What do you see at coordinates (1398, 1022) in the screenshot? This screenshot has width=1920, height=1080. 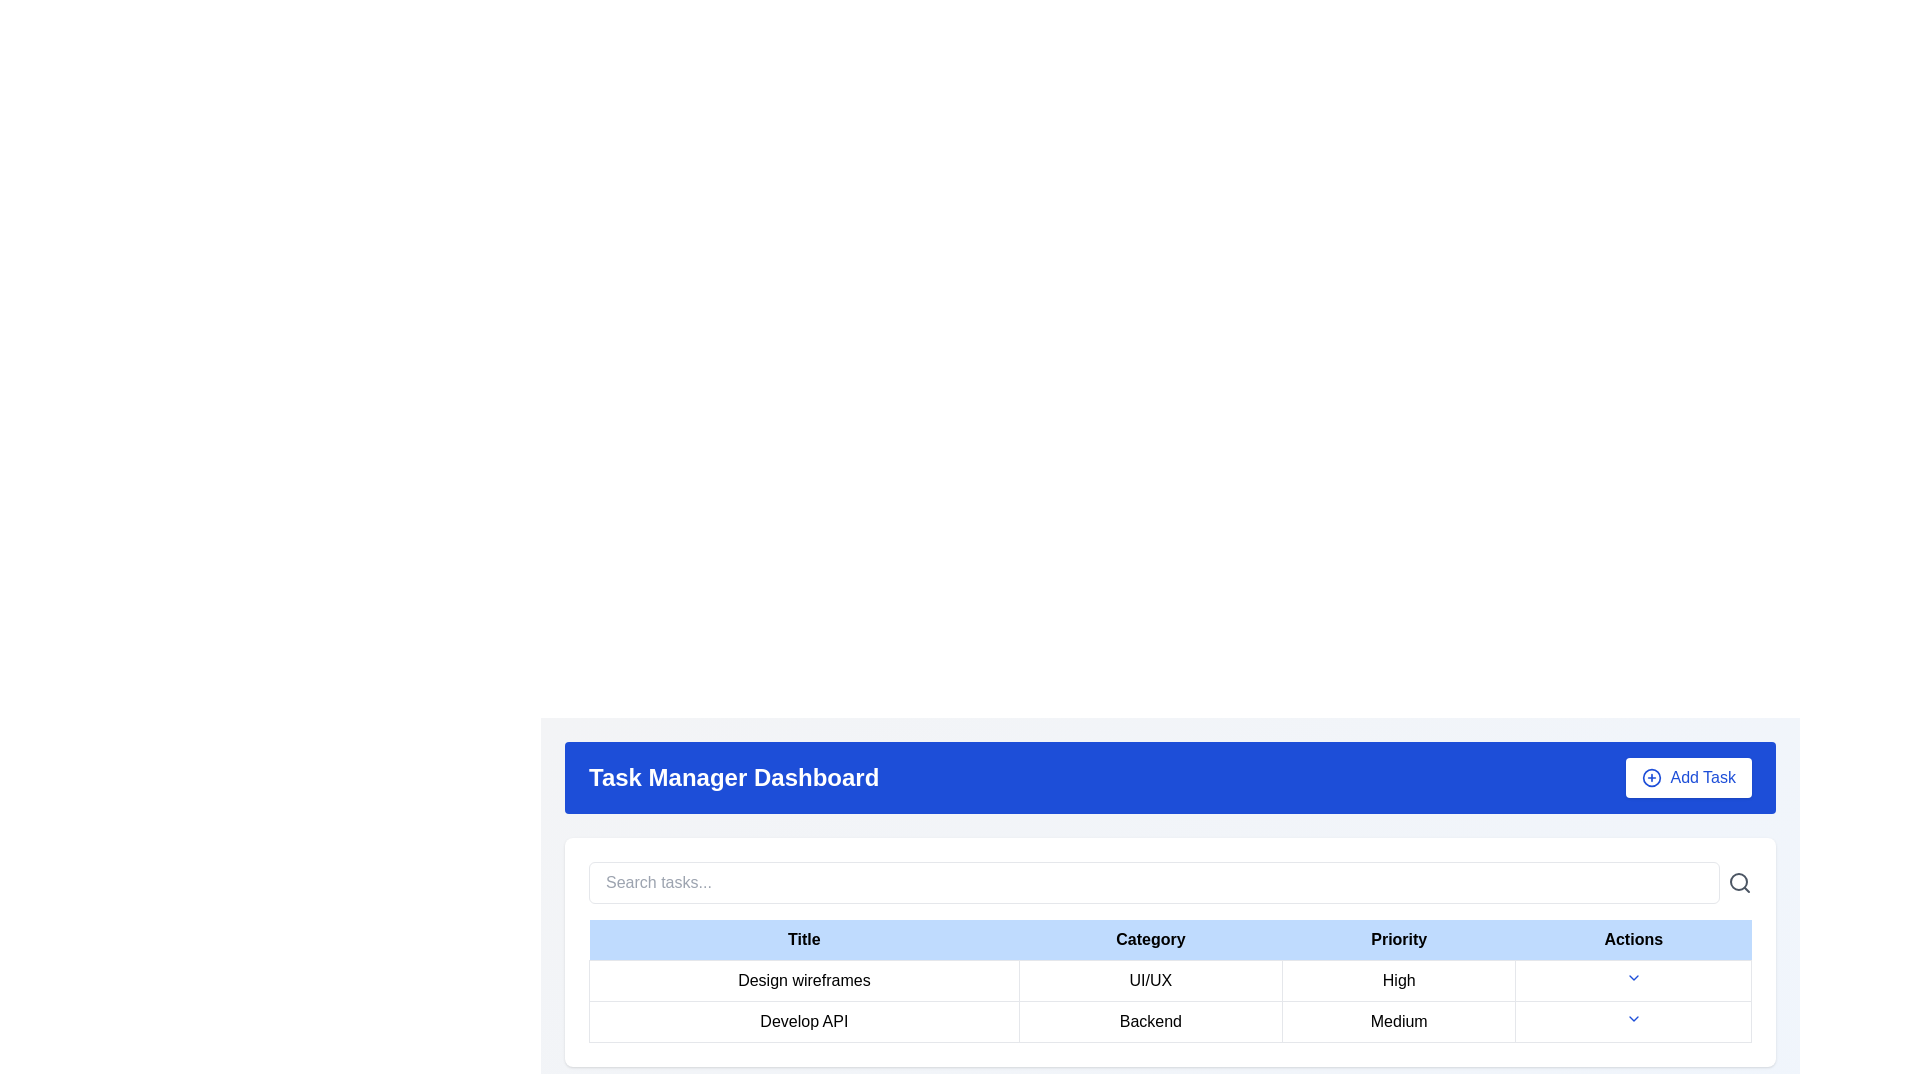 I see `the 'Medium' text label in the 'Priority' column of the 'Develop API' row, which is styled with a light border and padding` at bounding box center [1398, 1022].